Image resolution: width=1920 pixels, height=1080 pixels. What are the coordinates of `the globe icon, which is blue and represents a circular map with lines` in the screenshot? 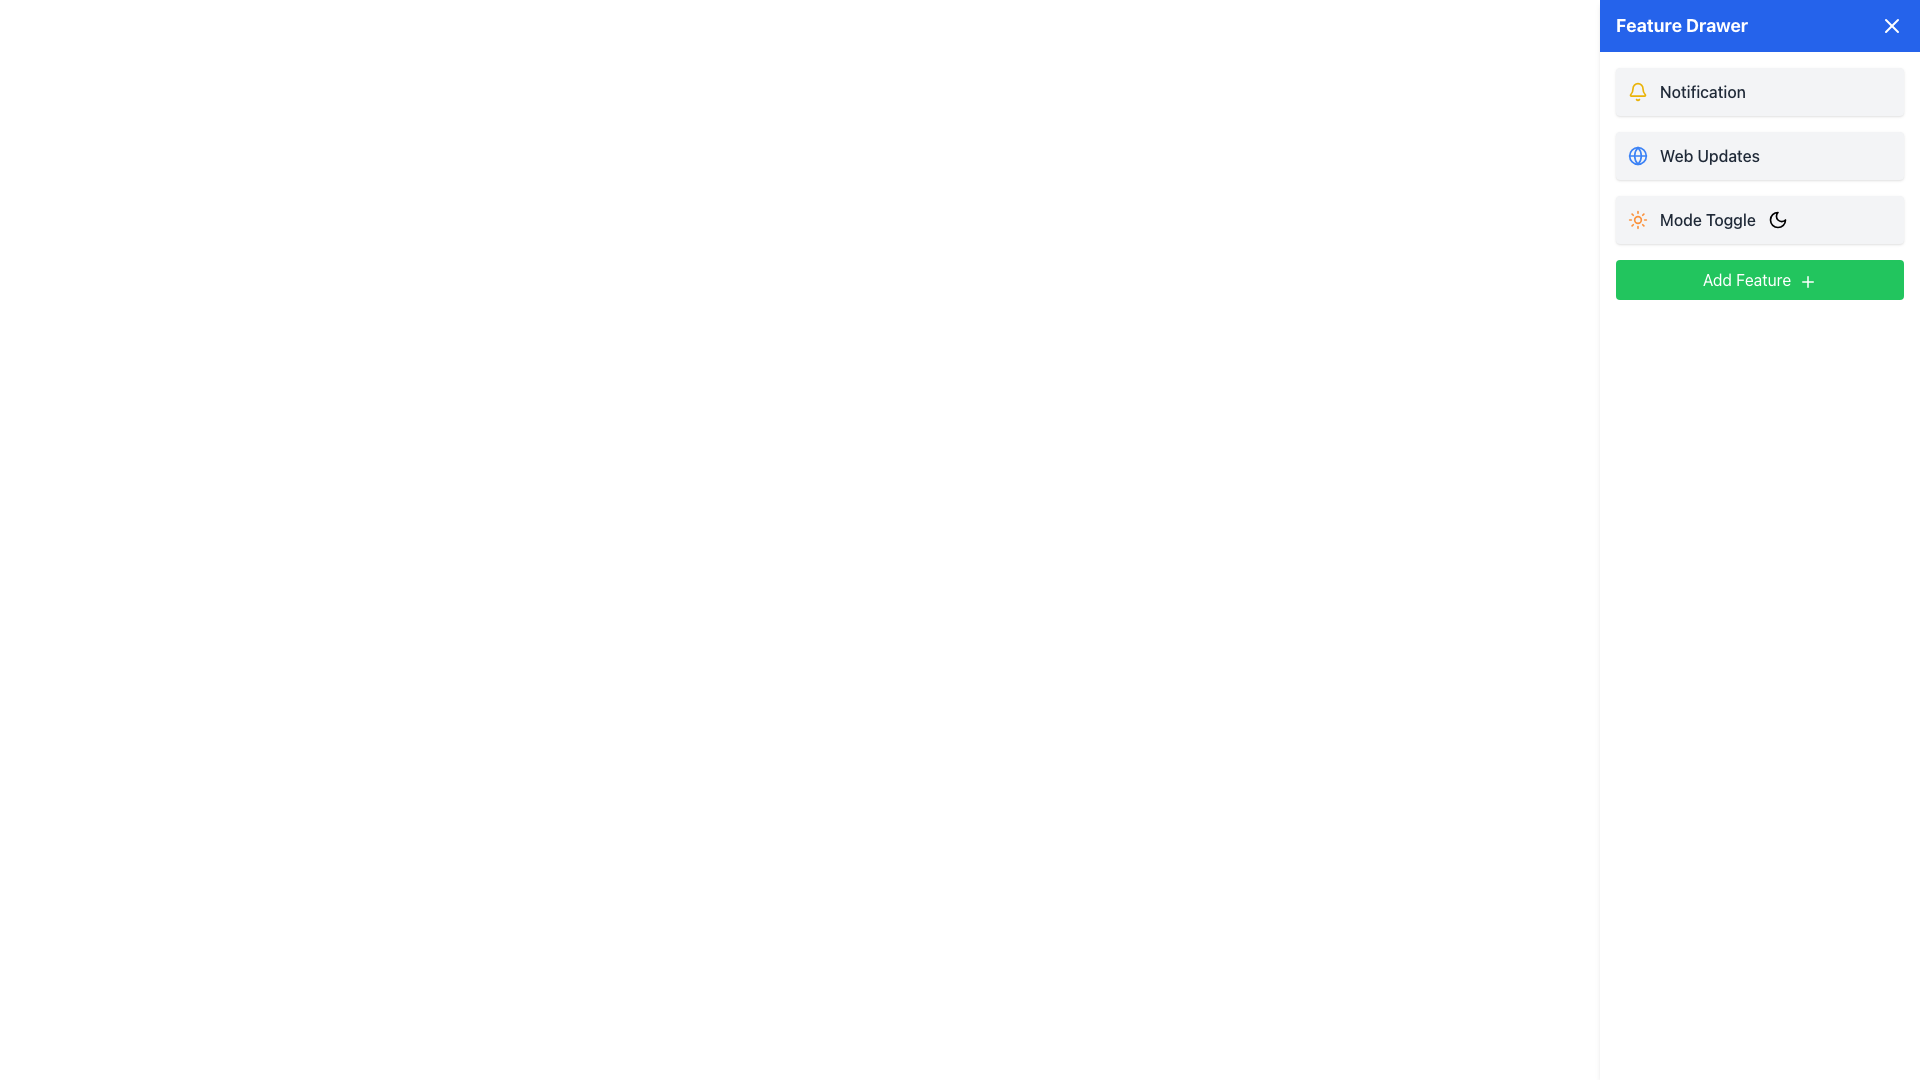 It's located at (1637, 154).